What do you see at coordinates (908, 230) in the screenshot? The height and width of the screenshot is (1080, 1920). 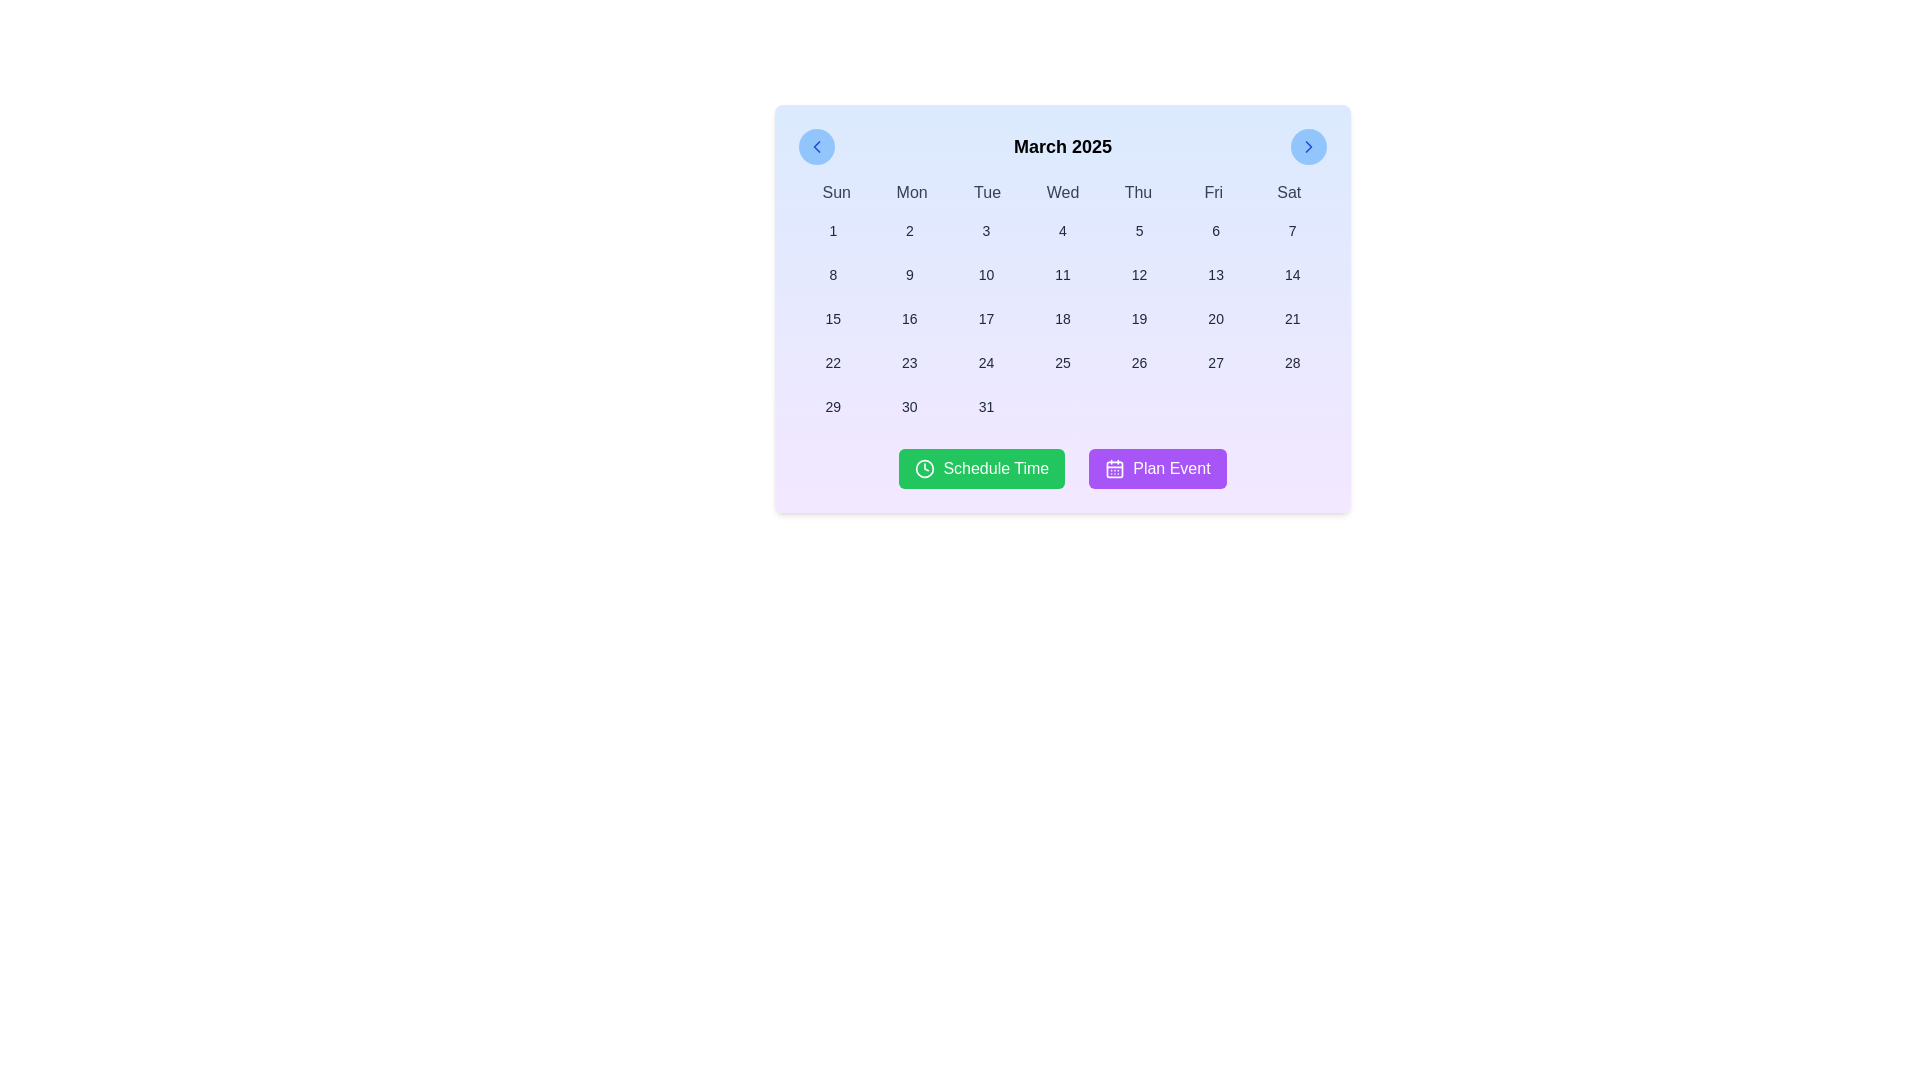 I see `the button representing the second day of the displayed month in the calendar view` at bounding box center [908, 230].